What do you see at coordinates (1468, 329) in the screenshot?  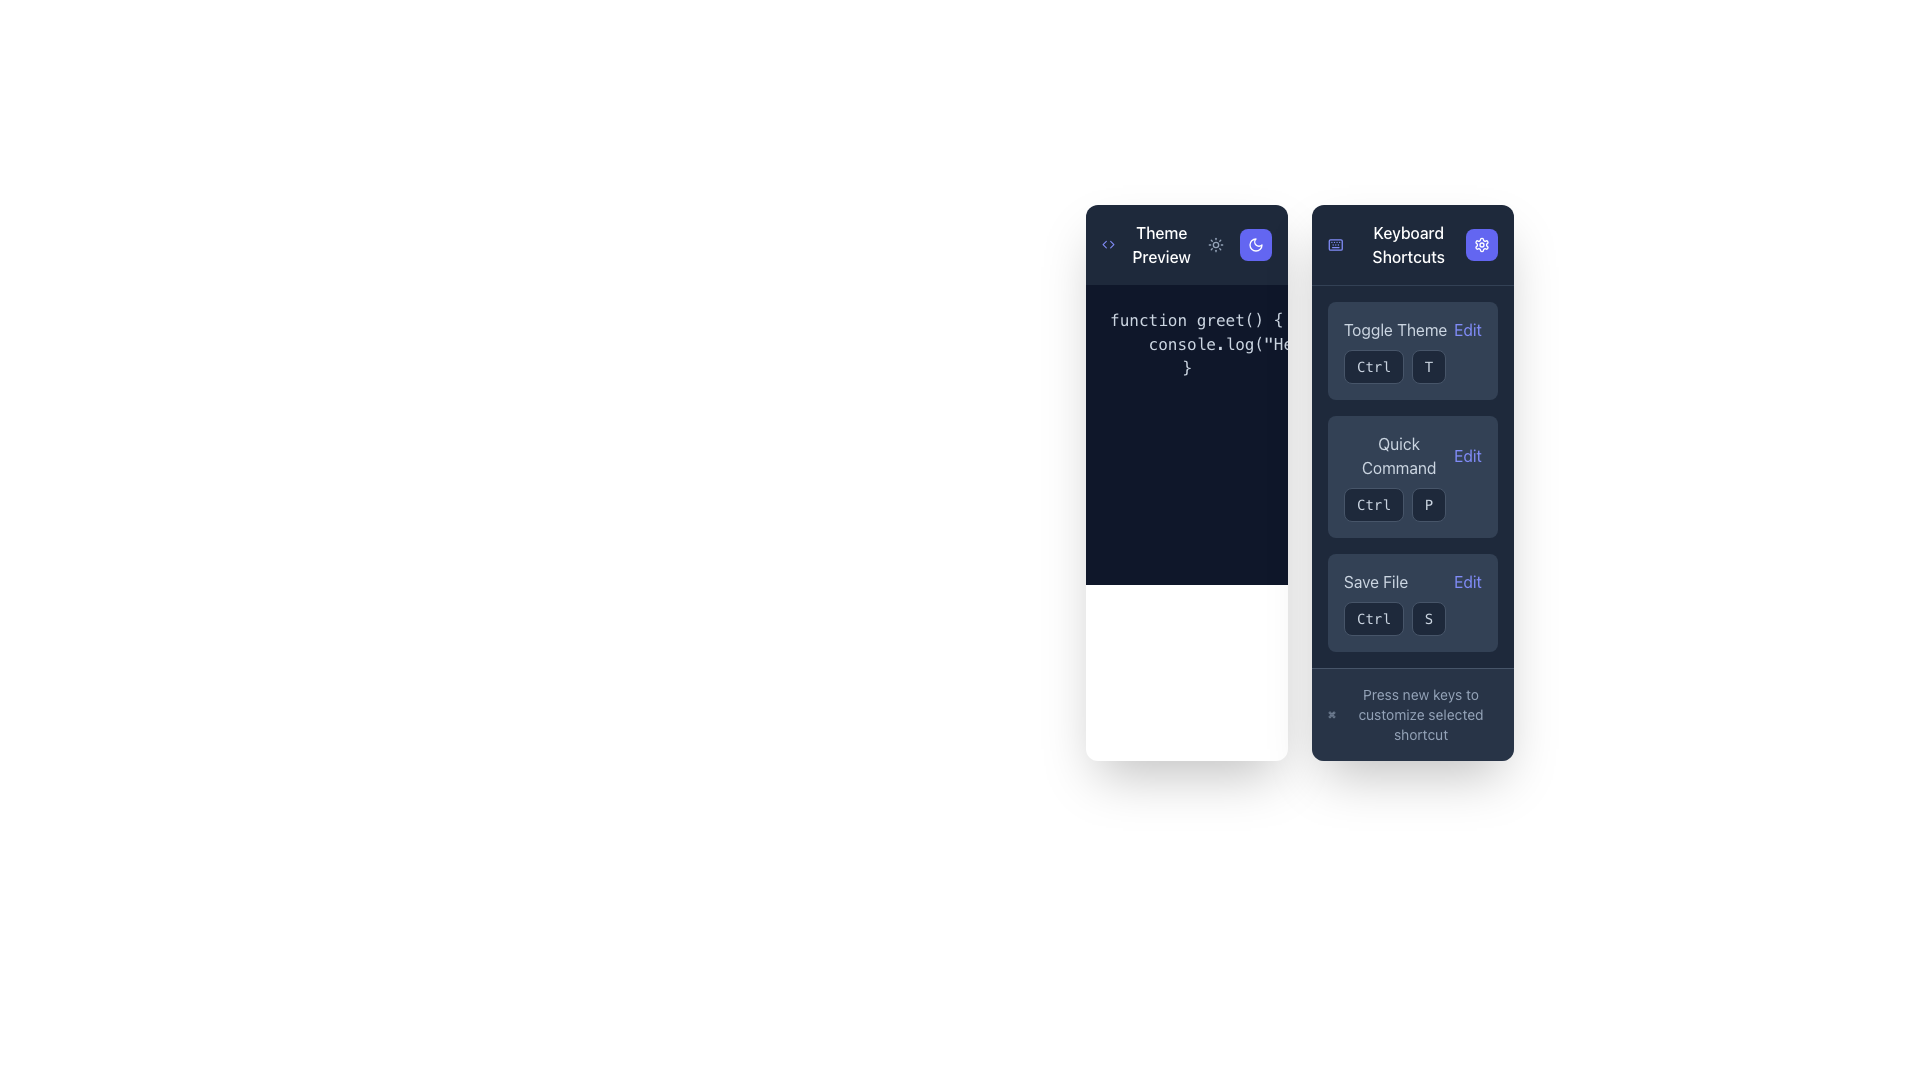 I see `the 'Edit' link, which is styled with an indigo color scheme and is located to the right of the 'Toggle Theme' label in the 'Keyboard Shortcuts' panel` at bounding box center [1468, 329].